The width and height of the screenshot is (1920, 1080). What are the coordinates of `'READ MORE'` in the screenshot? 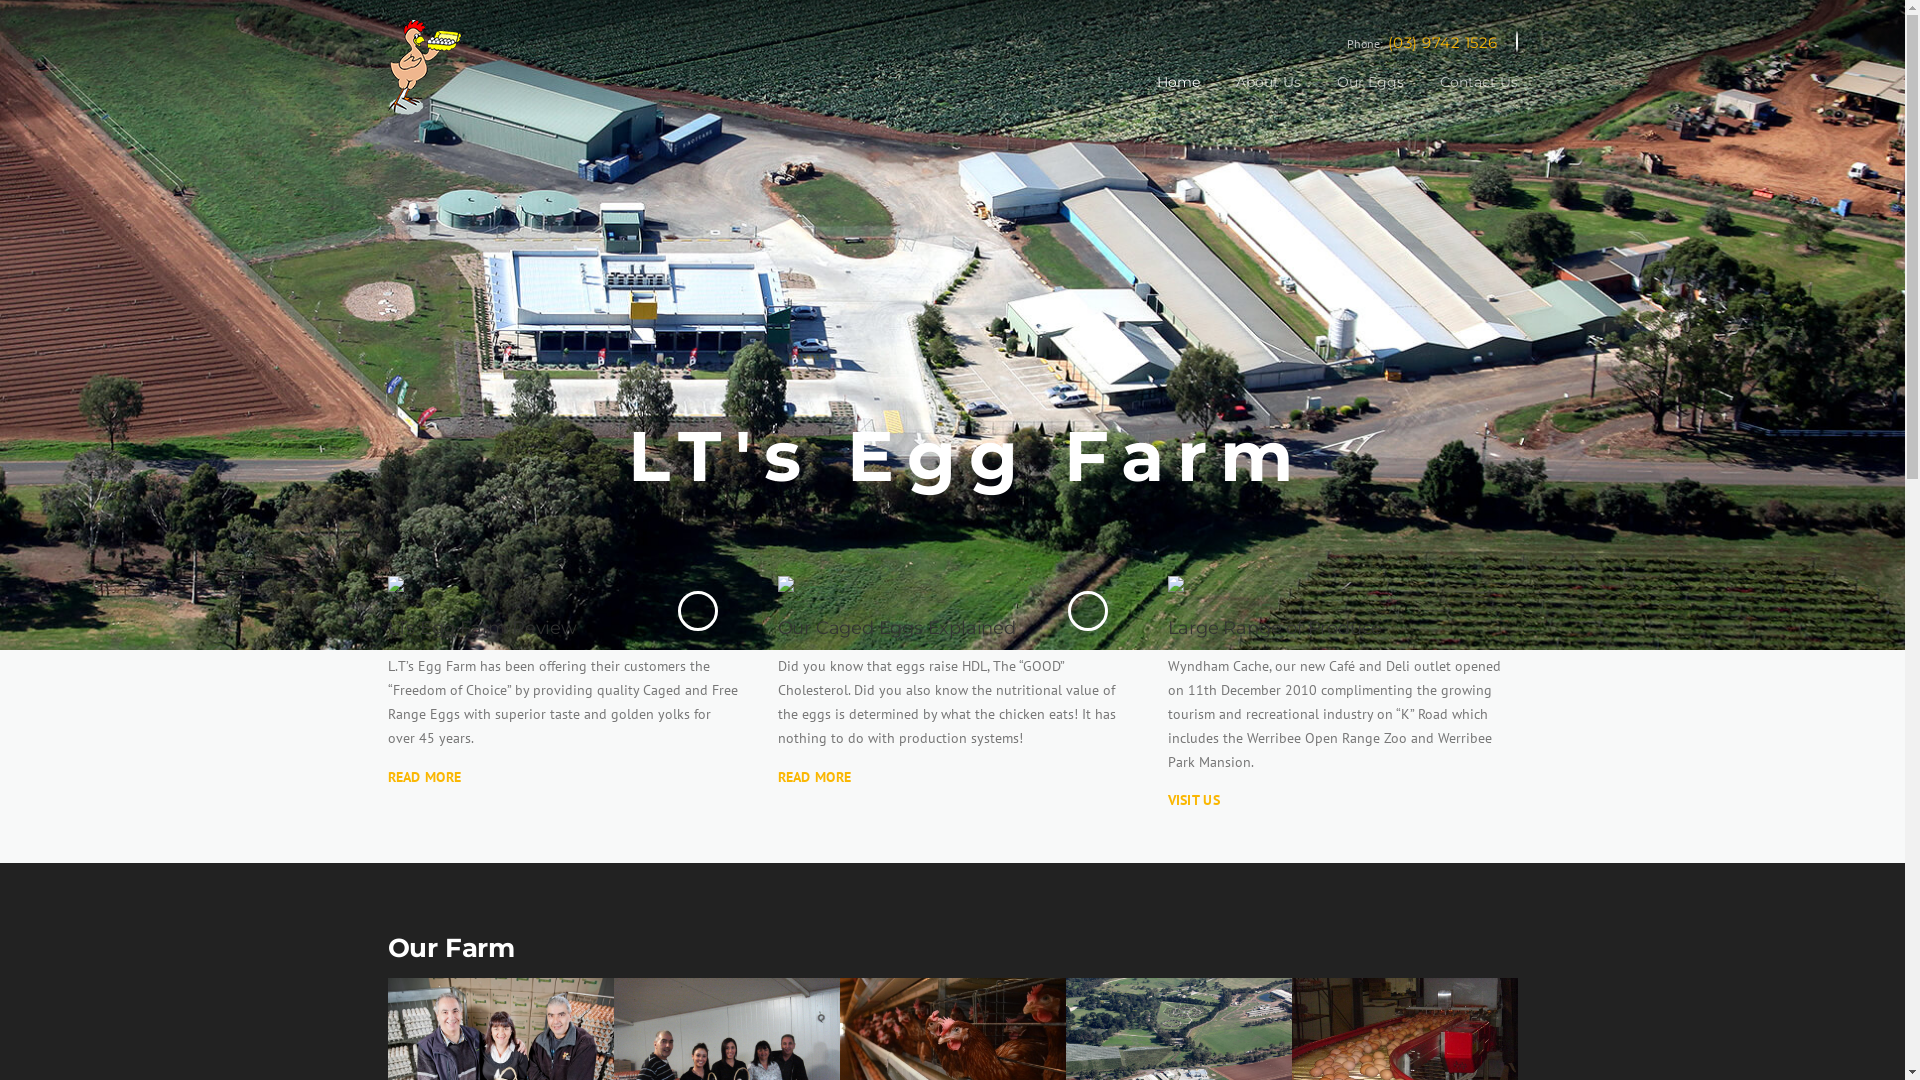 It's located at (815, 775).